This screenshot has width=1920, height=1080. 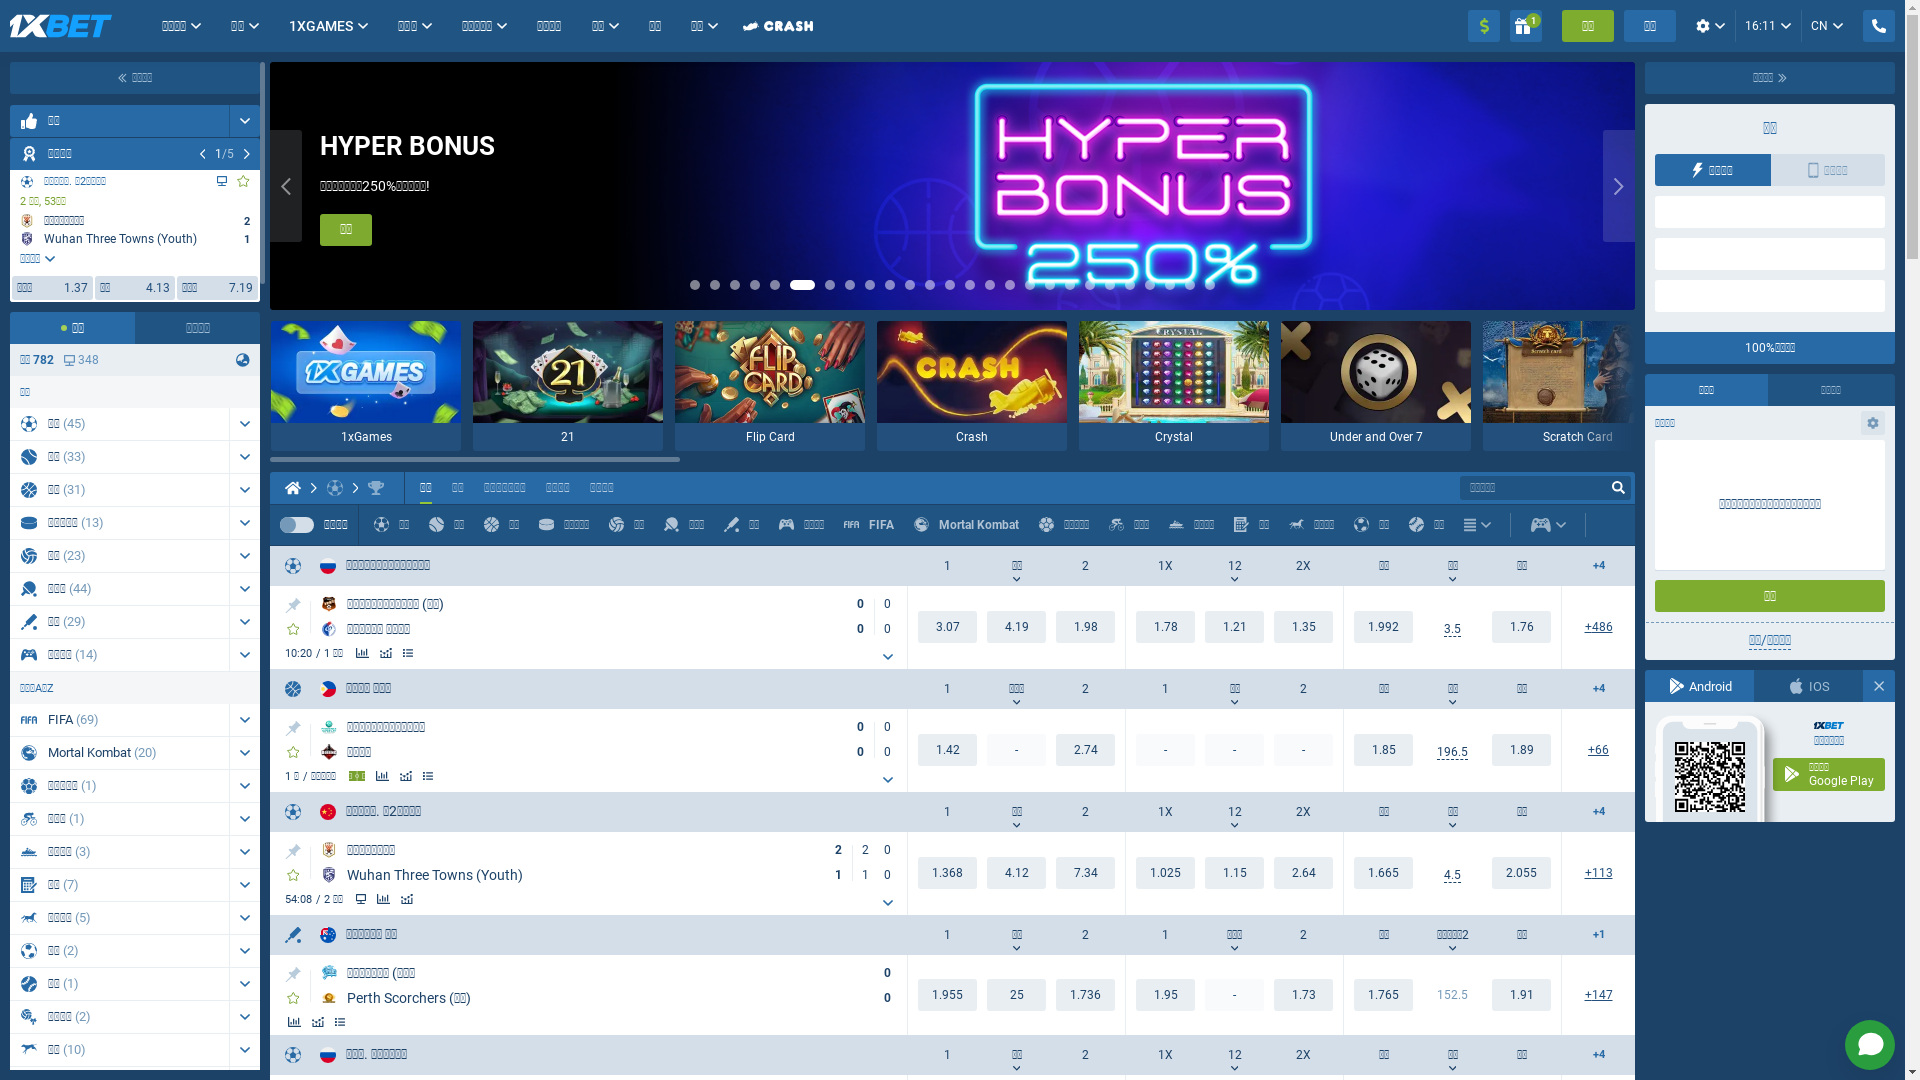 What do you see at coordinates (1233, 626) in the screenshot?
I see `'1.21'` at bounding box center [1233, 626].